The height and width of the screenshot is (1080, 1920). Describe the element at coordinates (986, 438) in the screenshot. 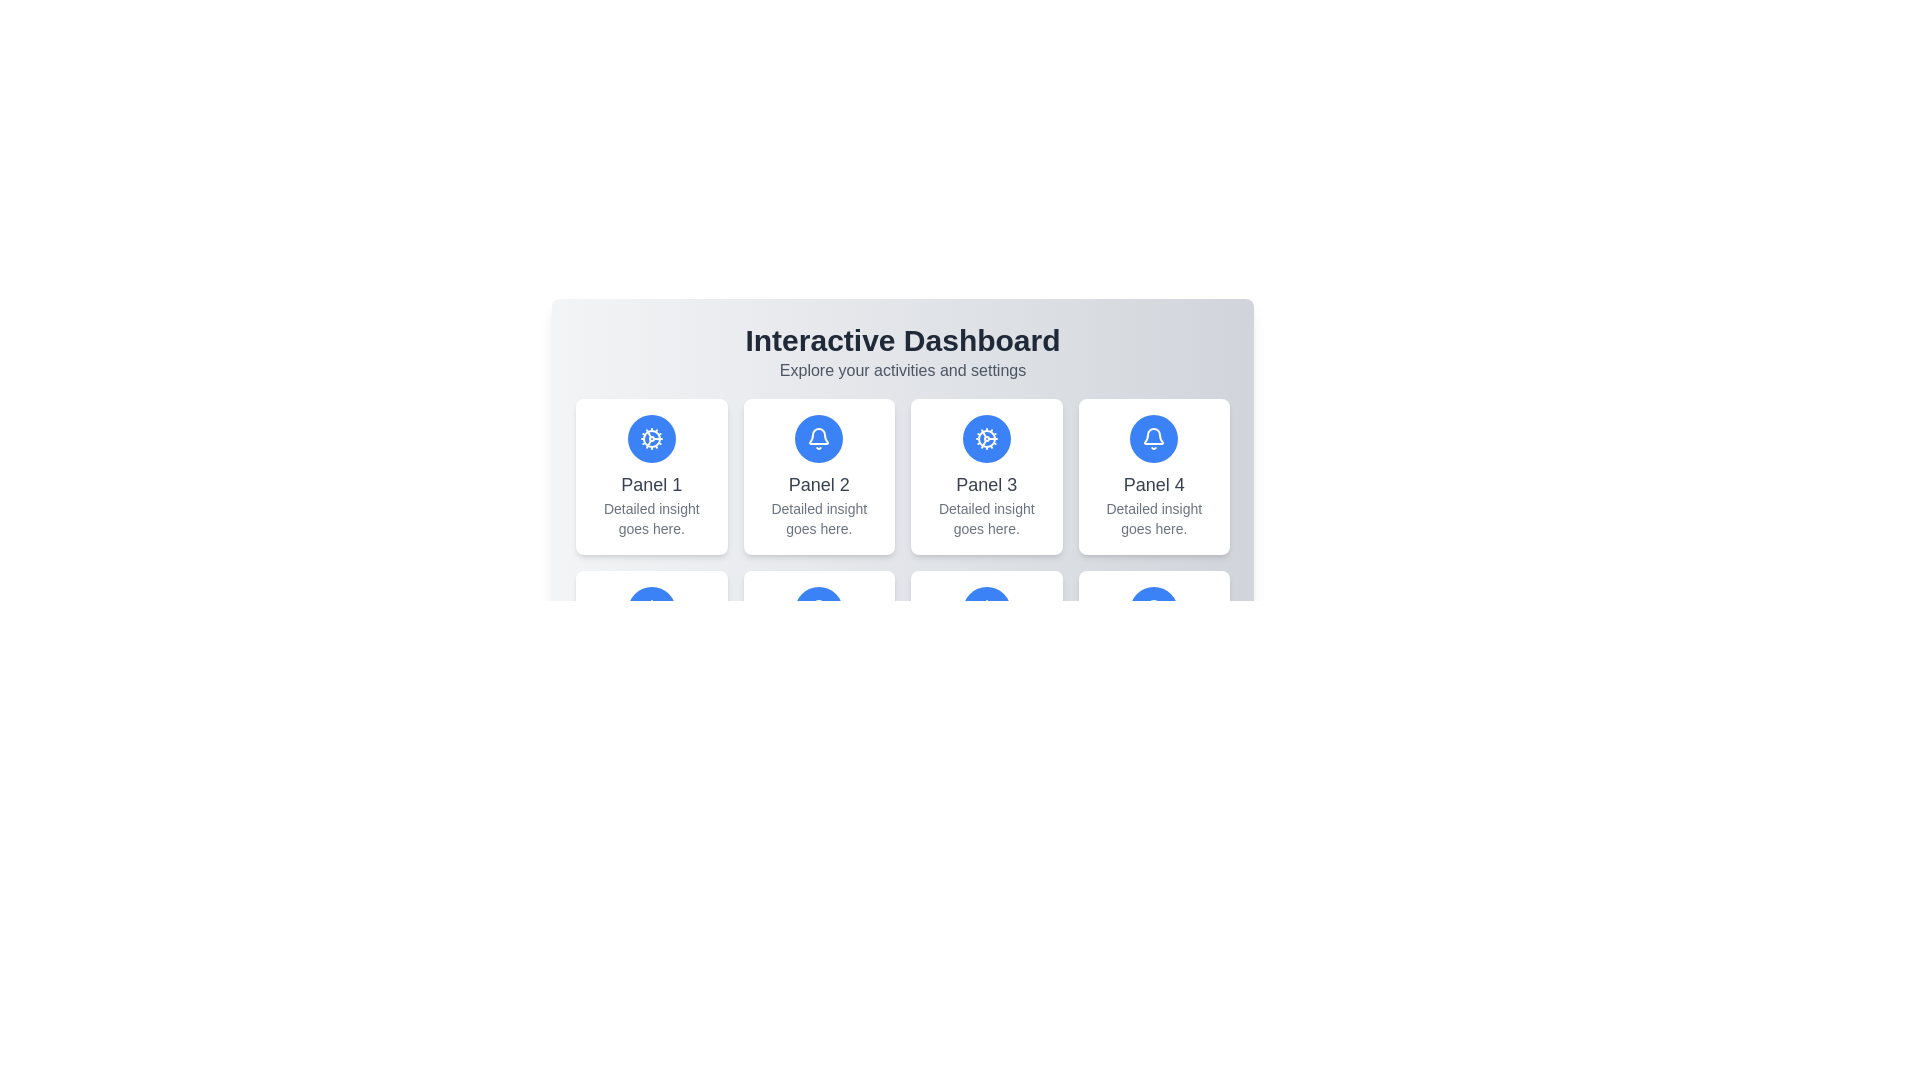

I see `the gear icon button, which is a white gear icon on a circular blue background located in the center of the third panel in the first row on the dashboard interface` at that location.